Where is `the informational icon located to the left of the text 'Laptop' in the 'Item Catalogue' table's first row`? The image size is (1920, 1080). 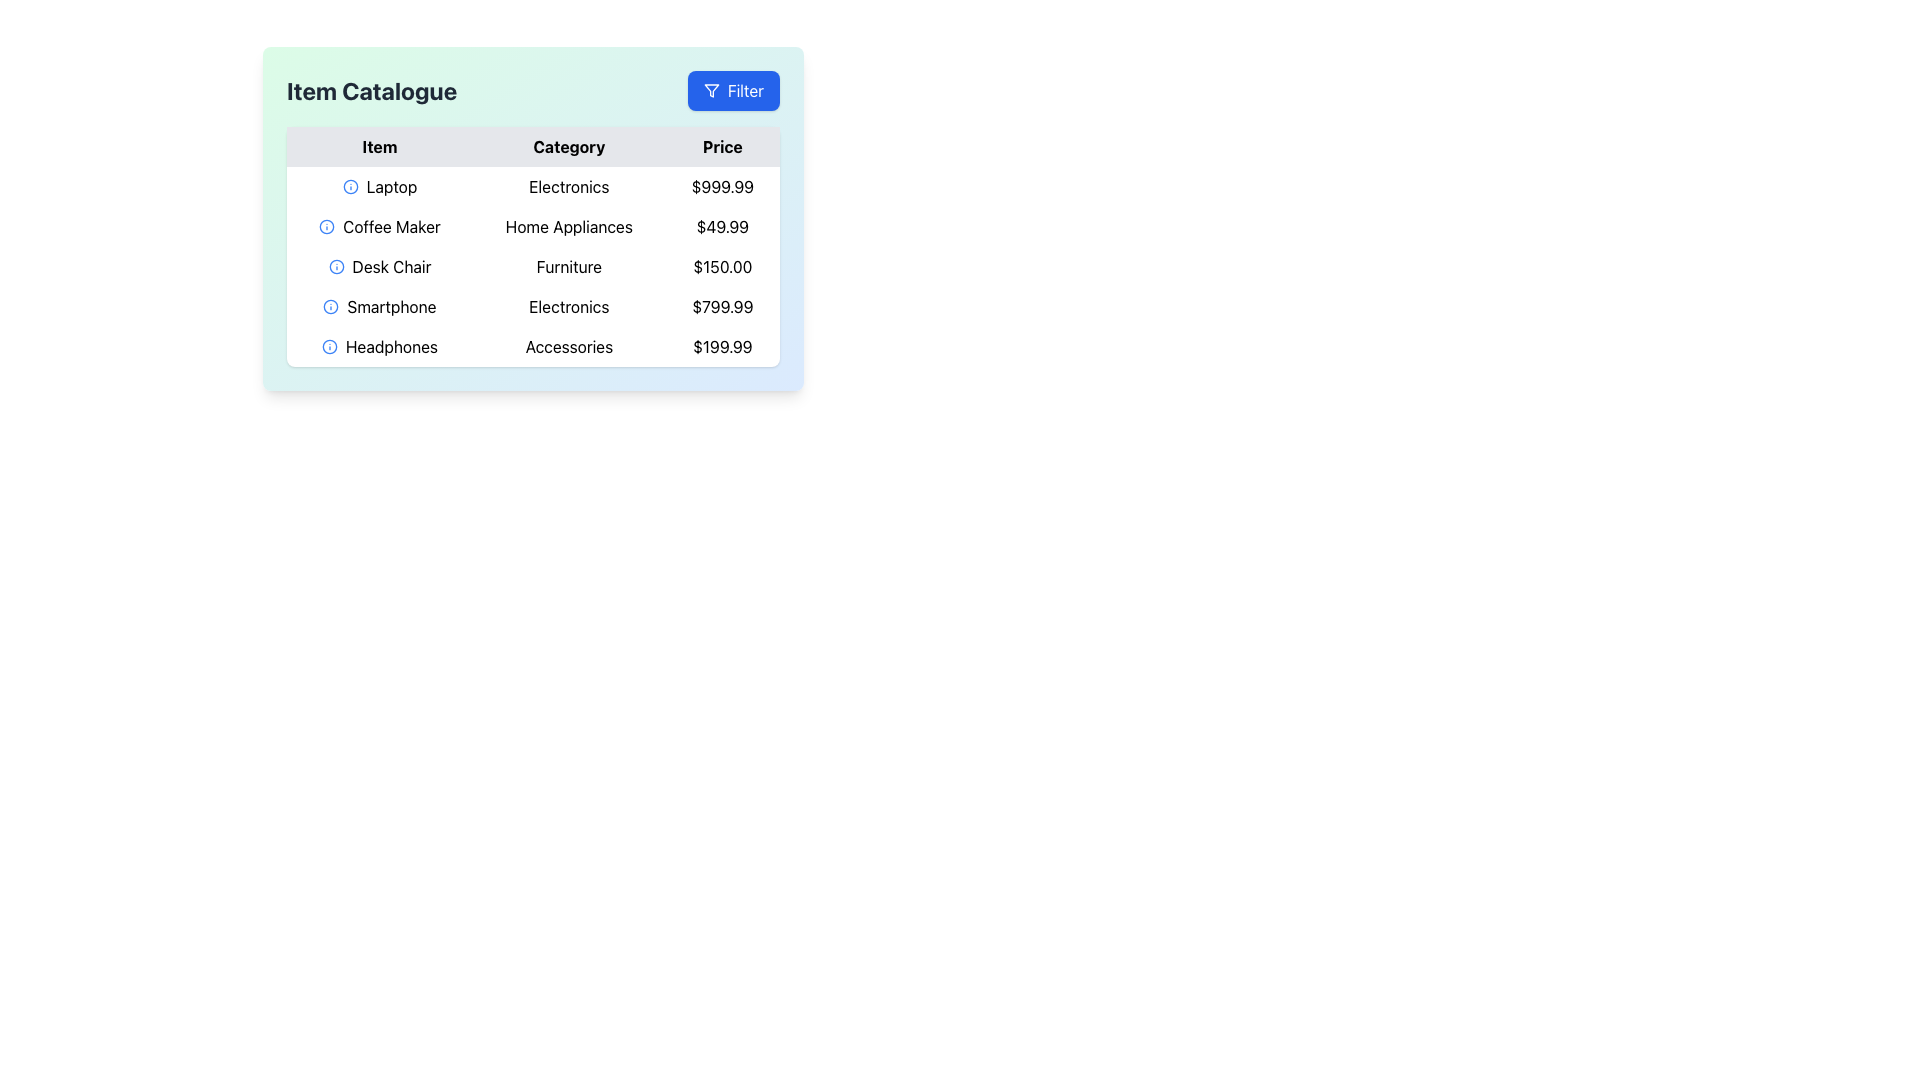
the informational icon located to the left of the text 'Laptop' in the 'Item Catalogue' table's first row is located at coordinates (350, 186).